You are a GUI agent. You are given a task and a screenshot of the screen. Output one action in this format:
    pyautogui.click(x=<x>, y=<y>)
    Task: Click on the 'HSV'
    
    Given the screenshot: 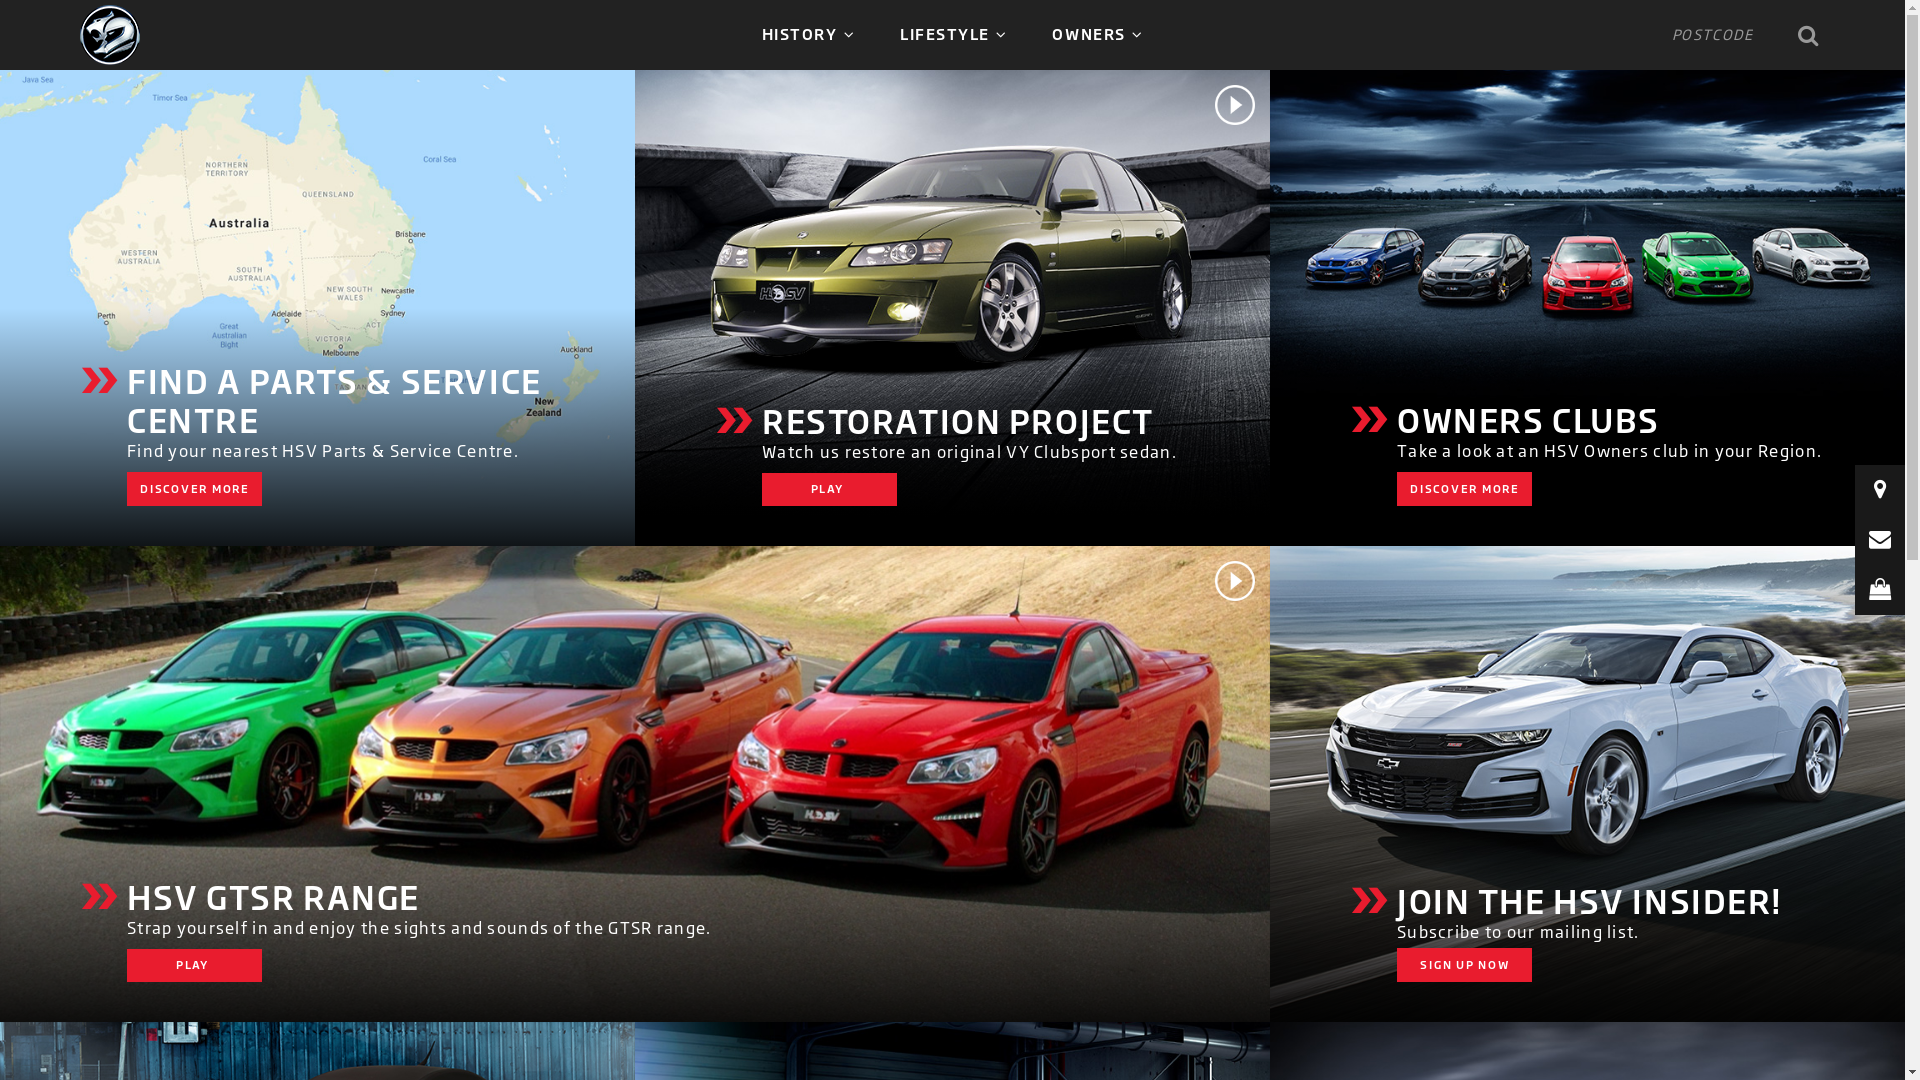 What is the action you would take?
    pyautogui.click(x=109, y=34)
    